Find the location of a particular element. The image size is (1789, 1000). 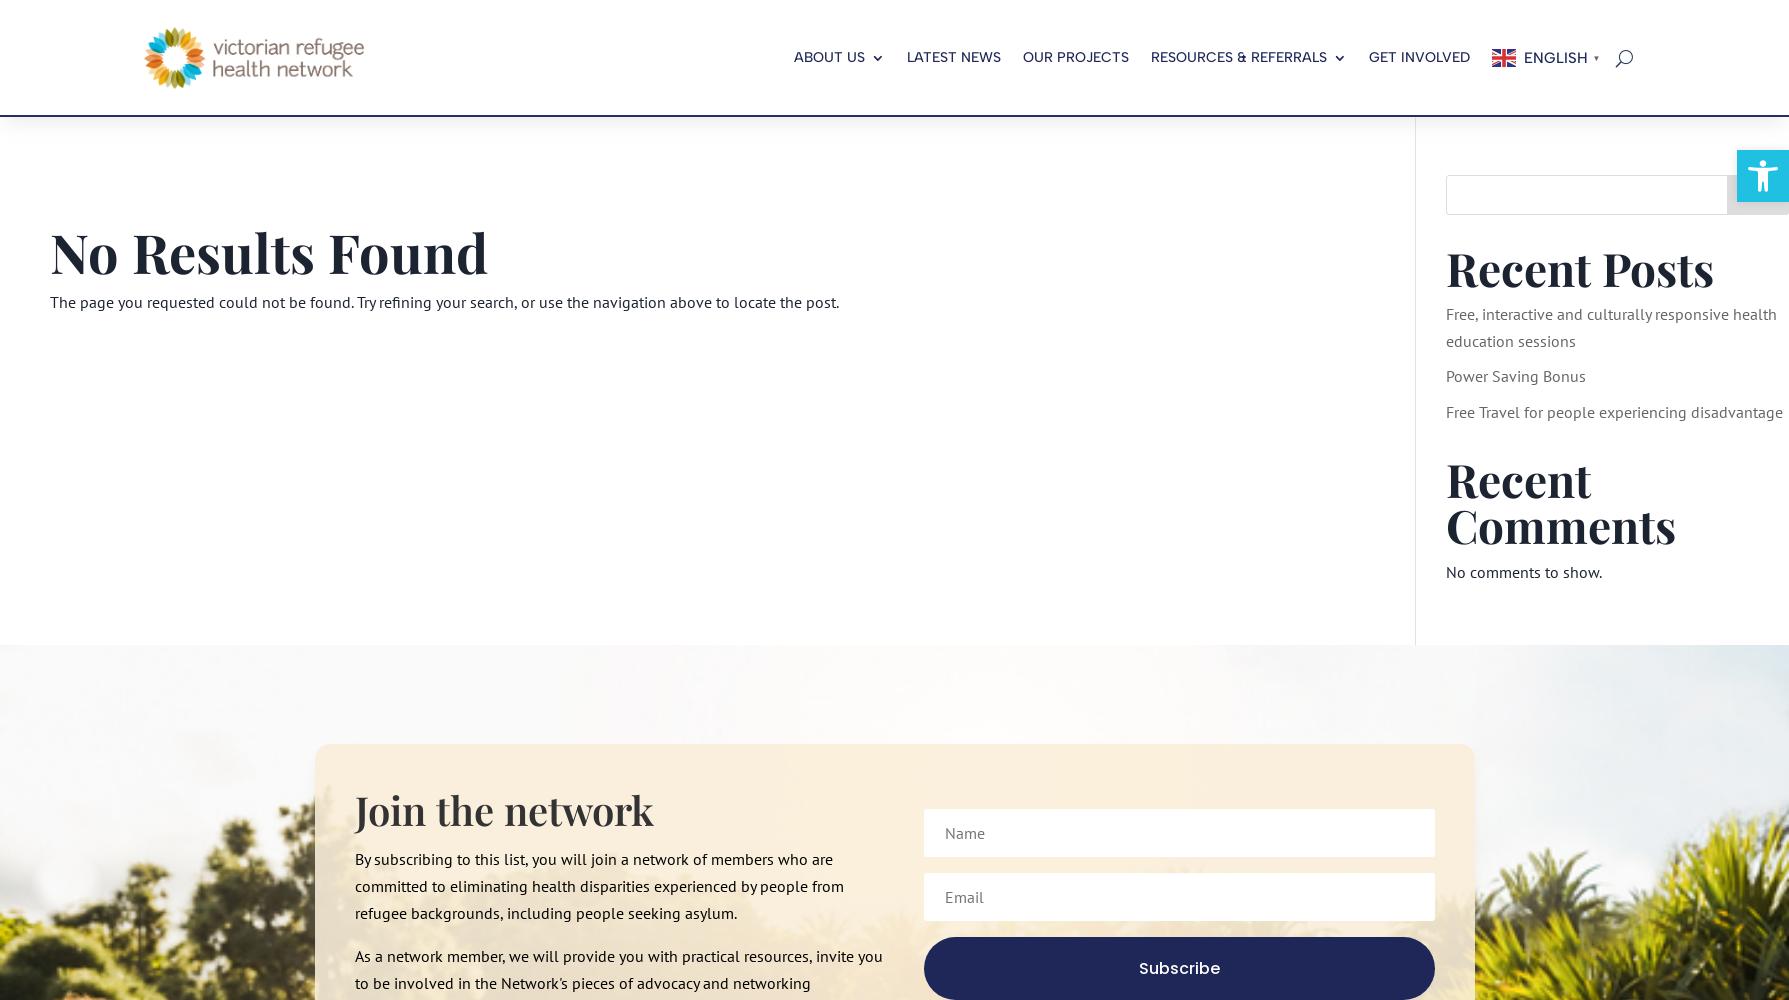

'Our Strategic Priorities' is located at coordinates (880, 234).